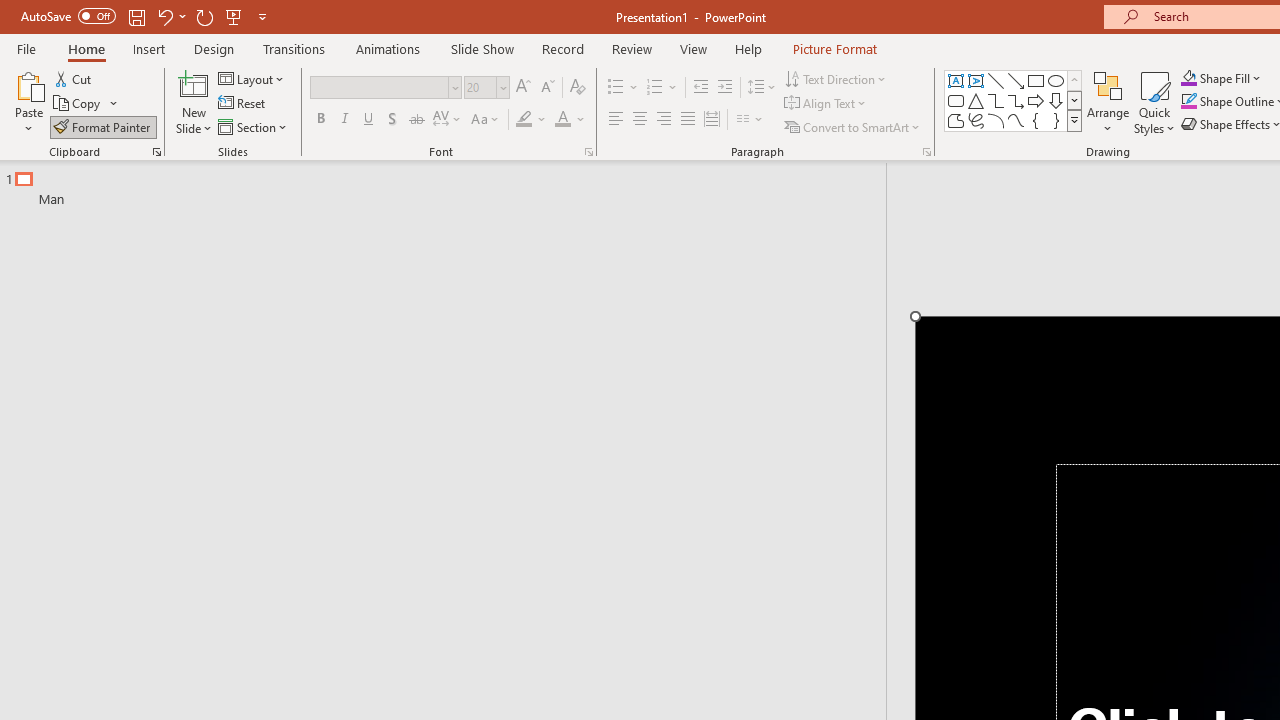 This screenshot has height=720, width=1280. Describe the element at coordinates (955, 80) in the screenshot. I see `'Text Box'` at that location.